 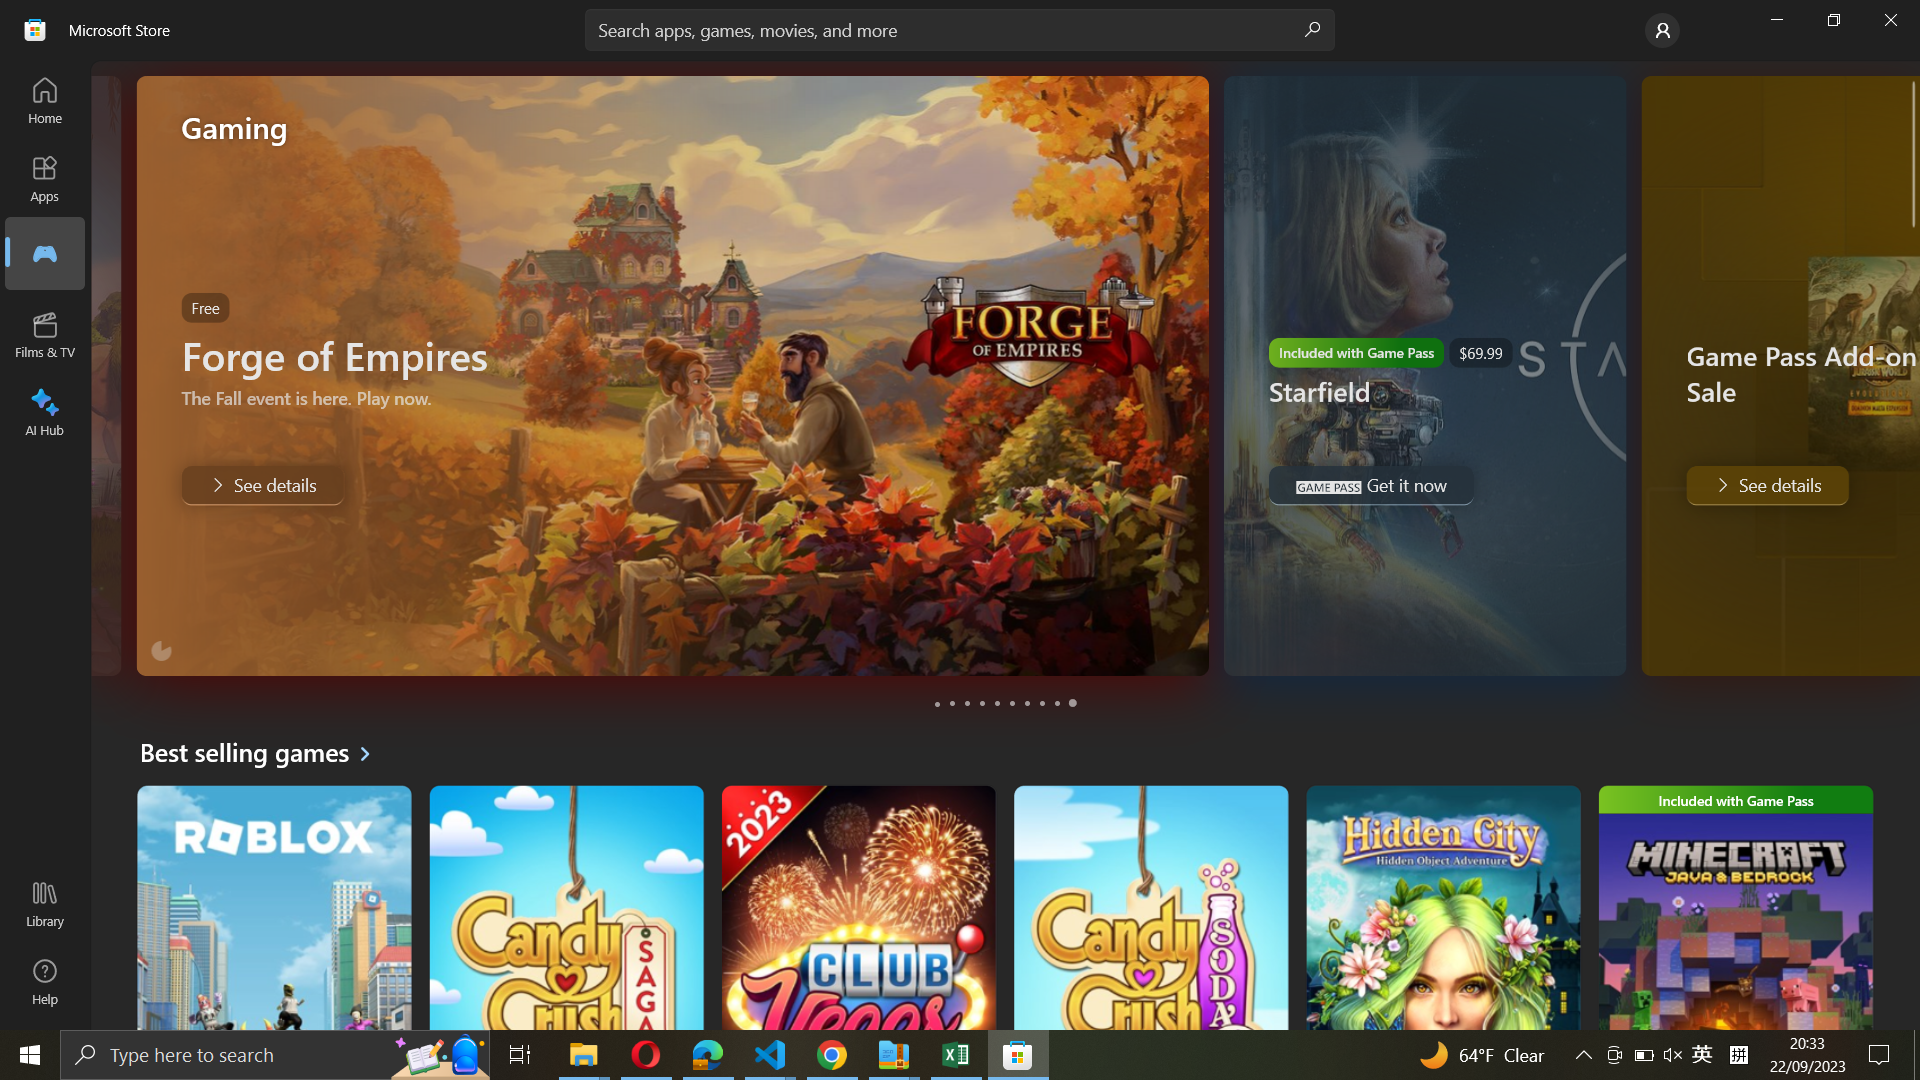 What do you see at coordinates (43, 252) in the screenshot?
I see `the Games tab` at bounding box center [43, 252].